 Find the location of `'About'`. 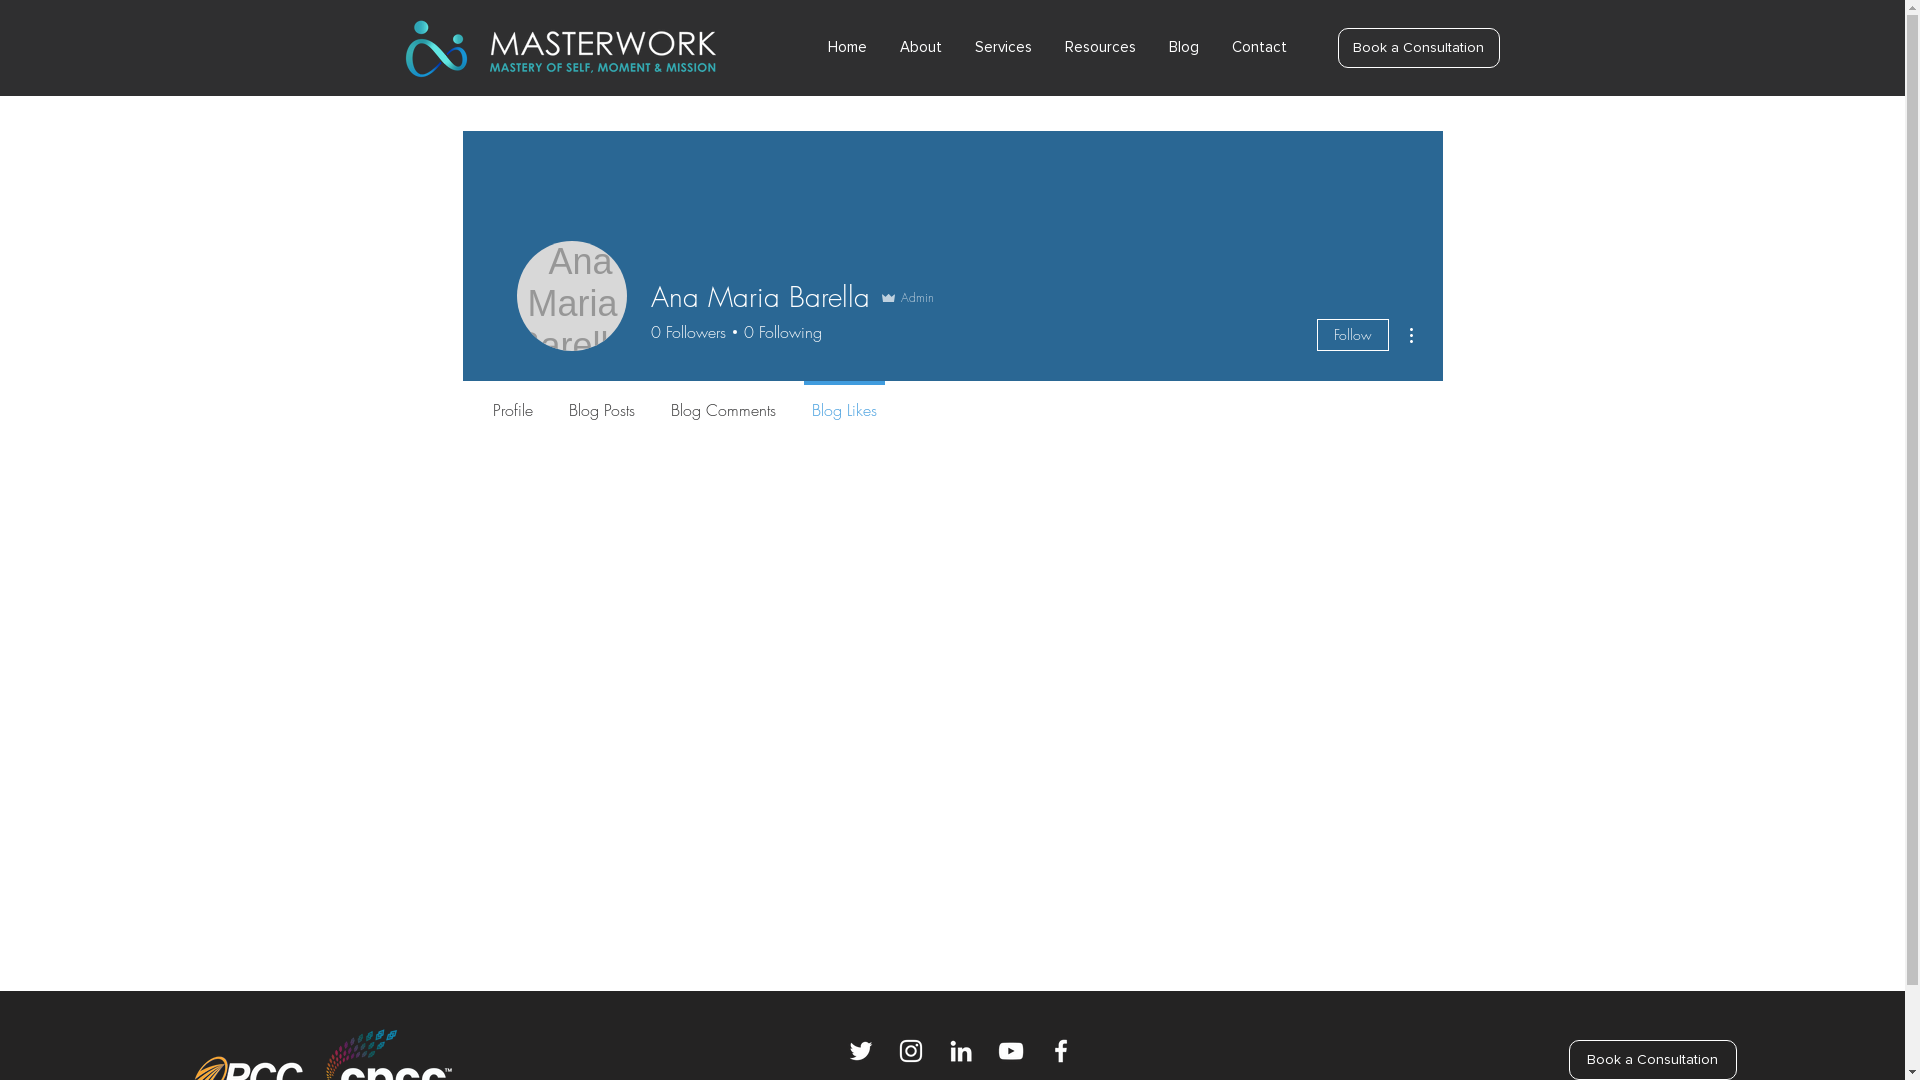

'About' is located at coordinates (926, 45).